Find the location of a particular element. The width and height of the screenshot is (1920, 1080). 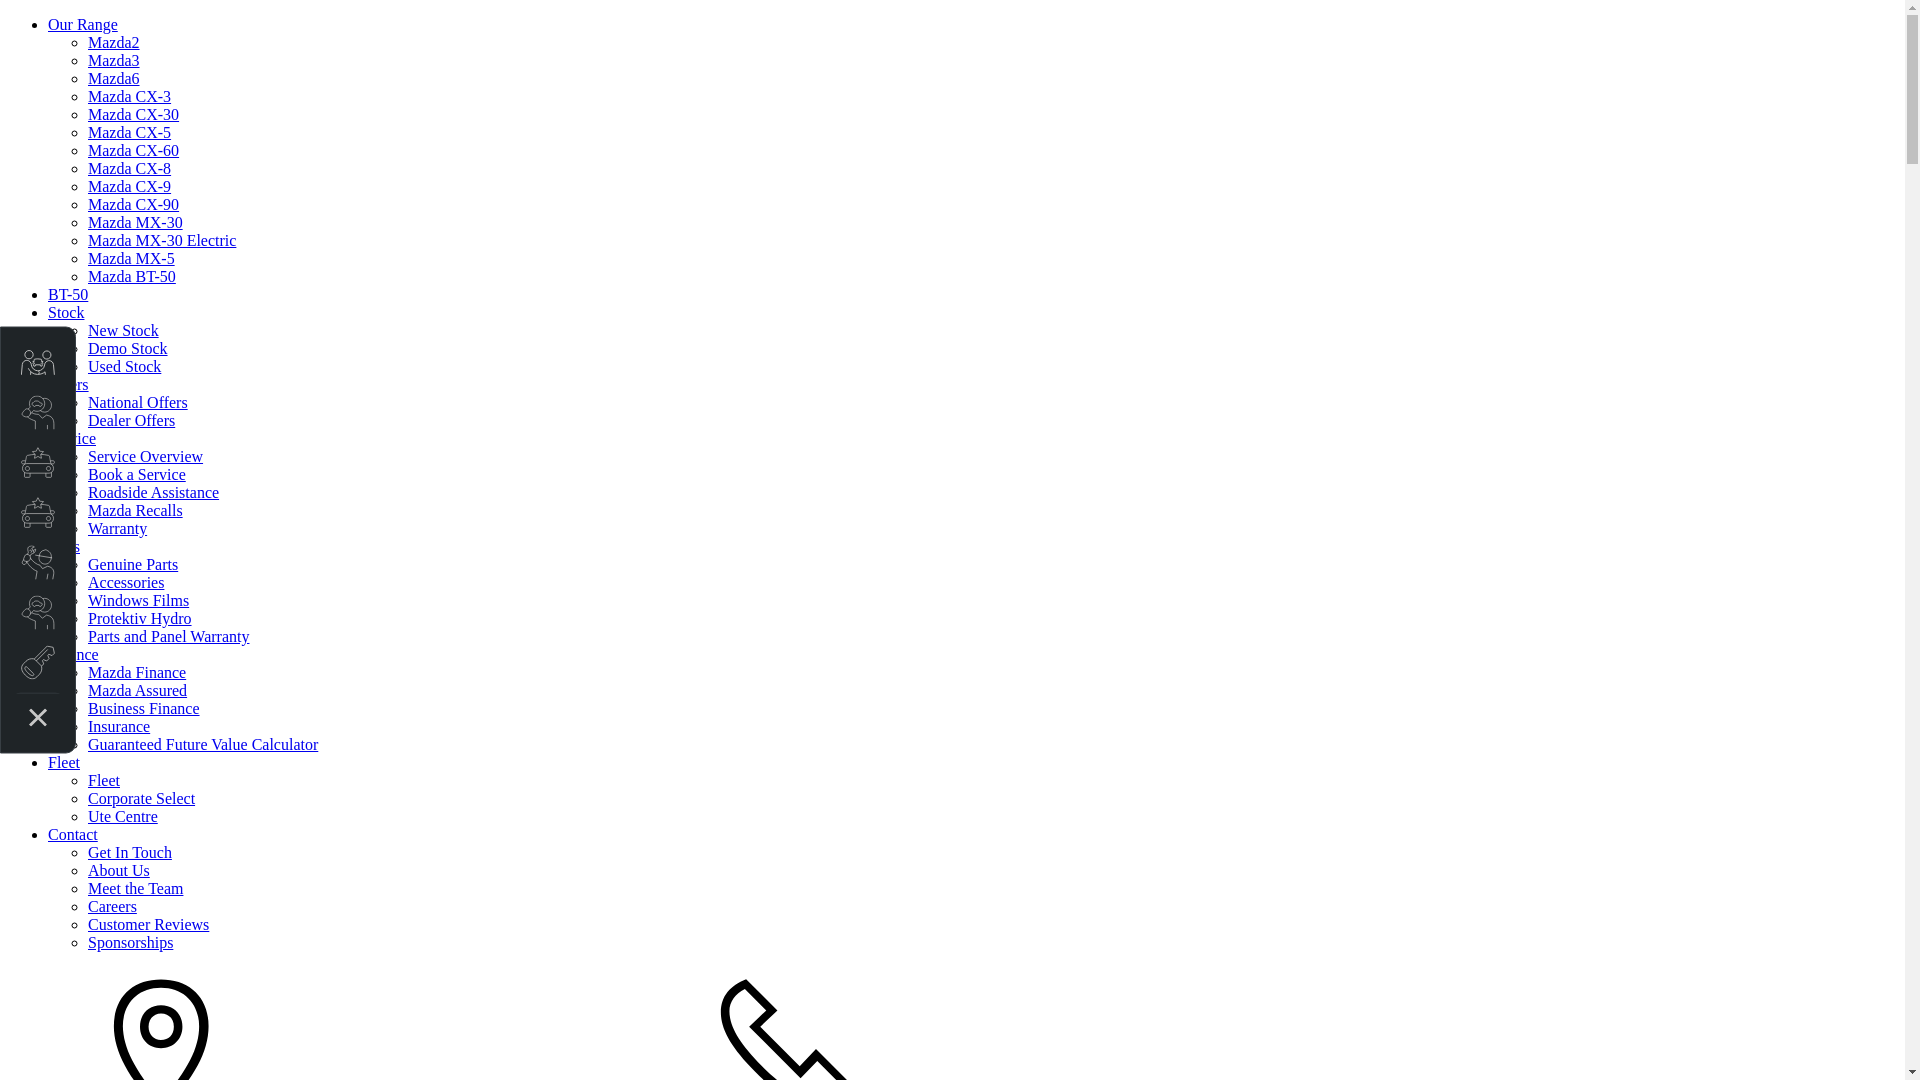

'Service' is located at coordinates (72, 437).